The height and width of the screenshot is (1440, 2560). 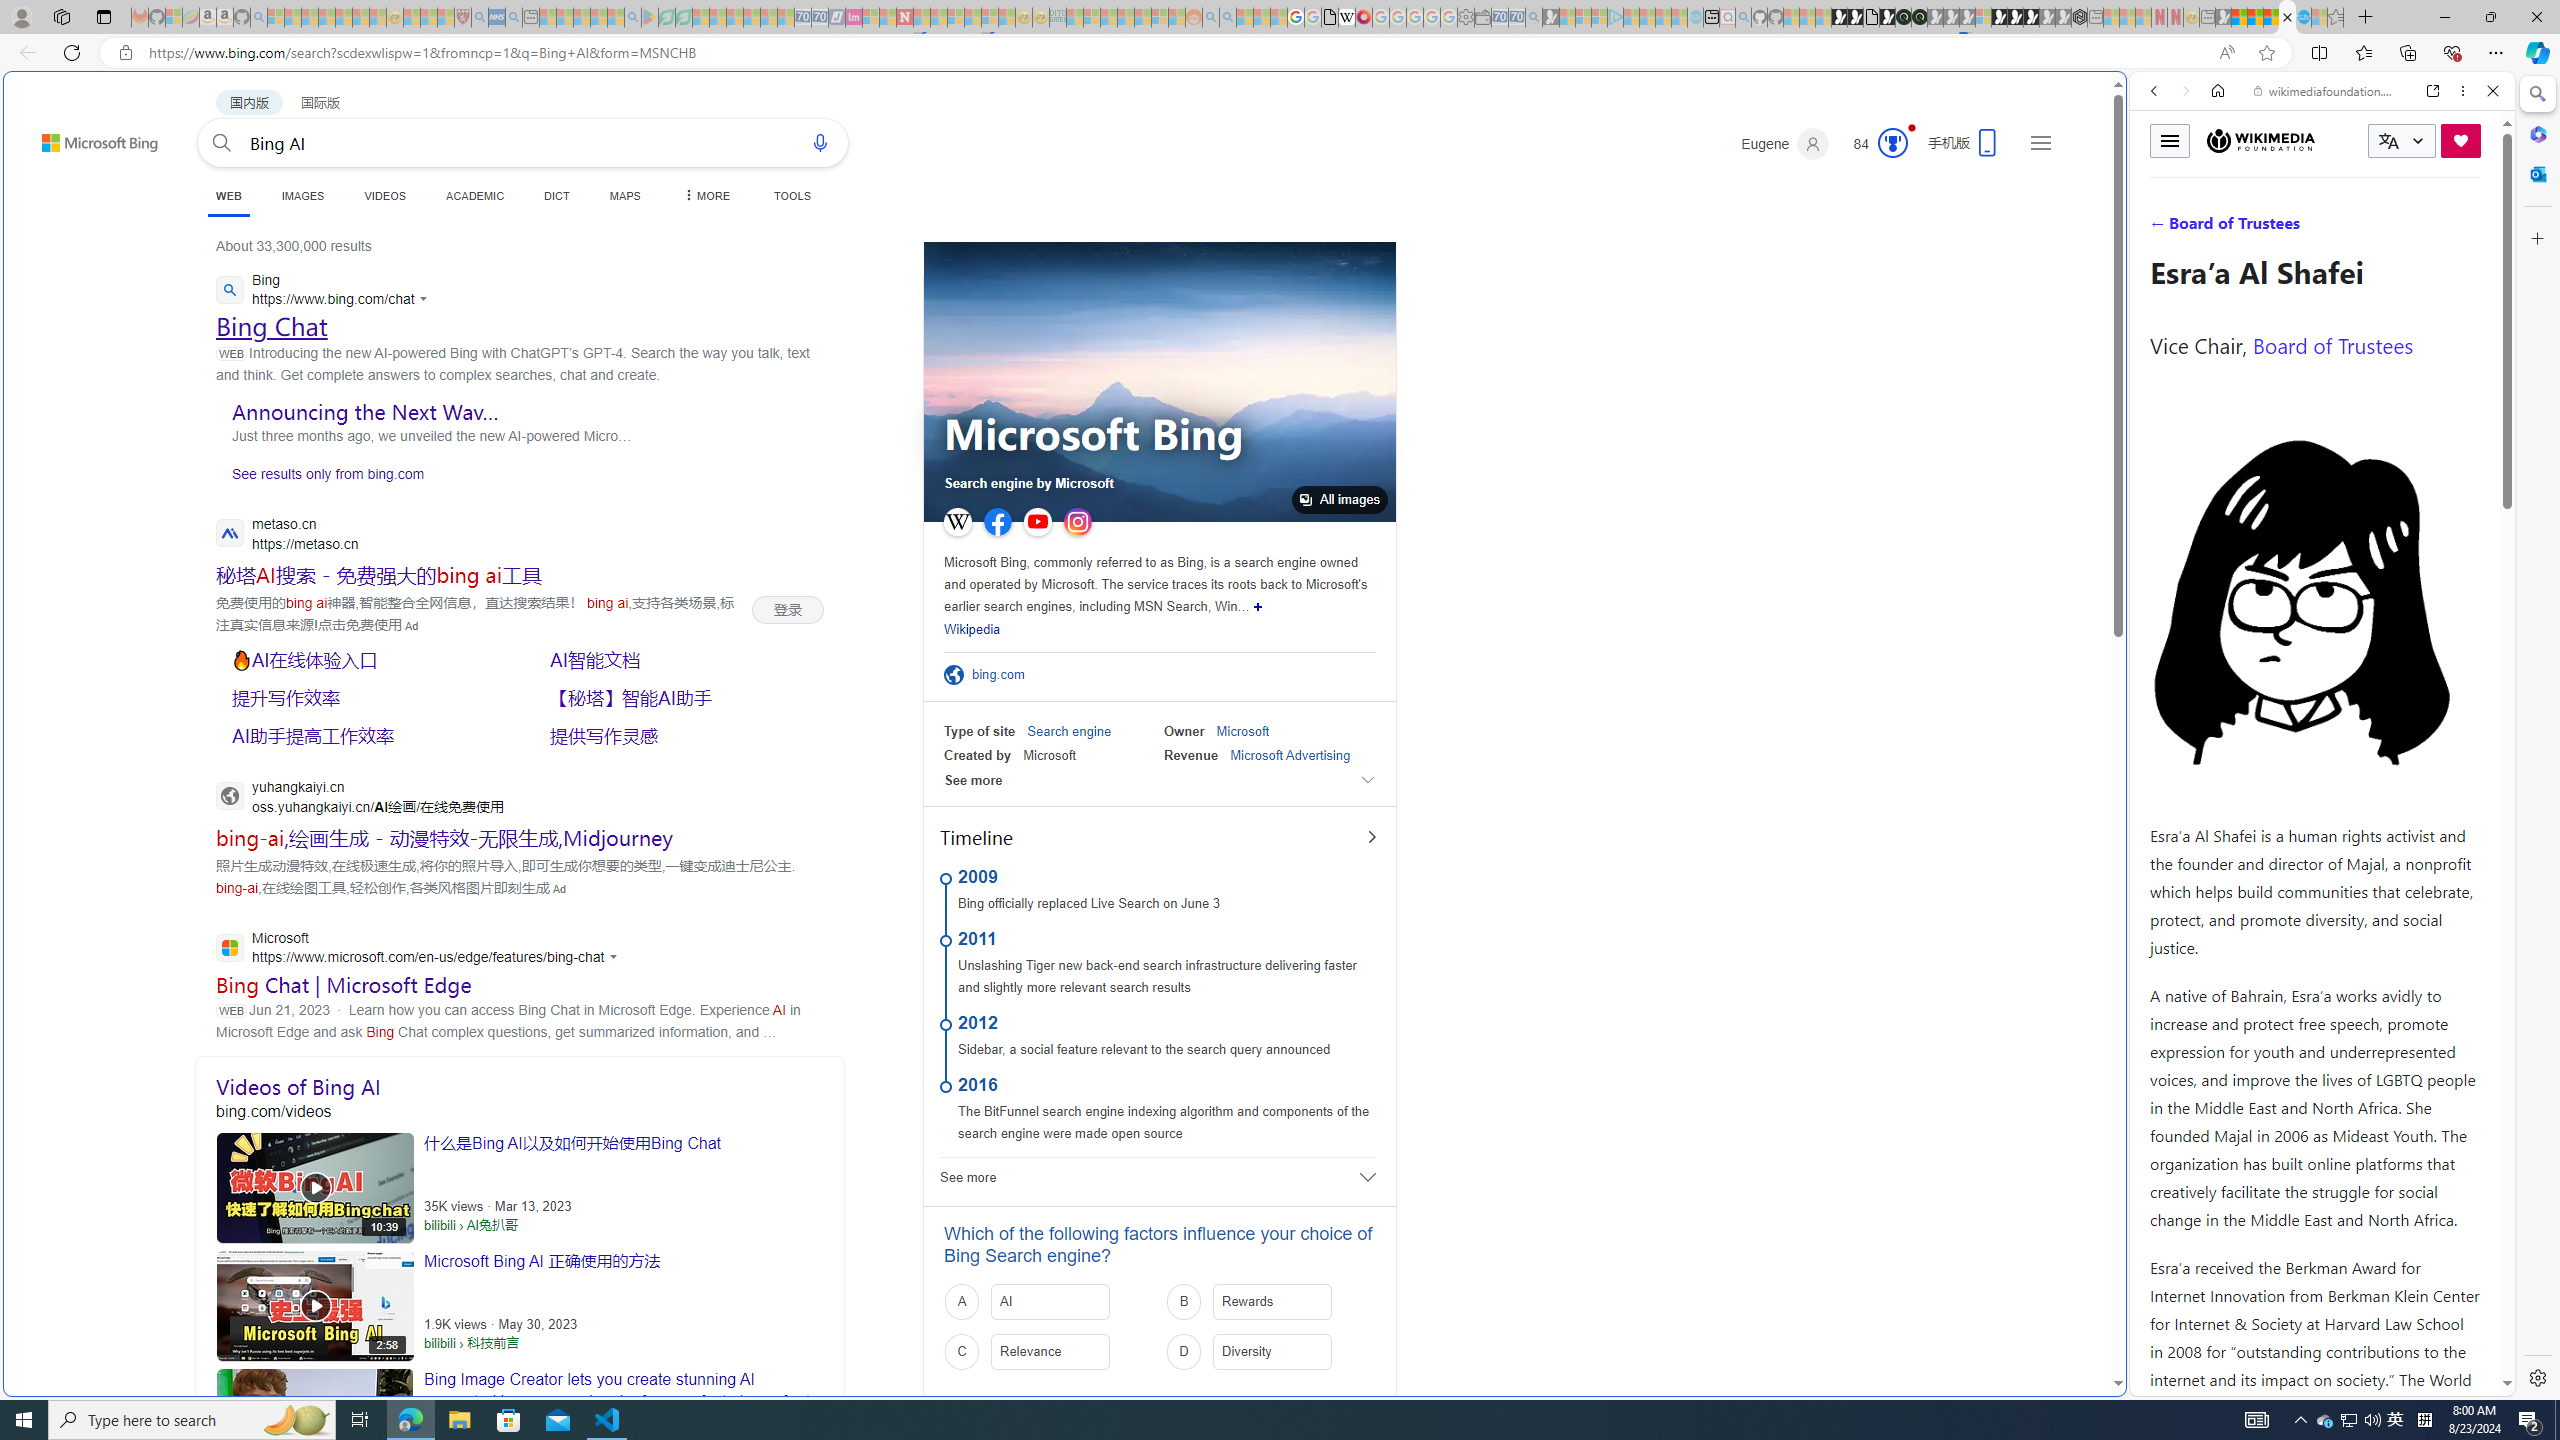 I want to click on 'Wikimedia Foundation', so click(x=2261, y=139).